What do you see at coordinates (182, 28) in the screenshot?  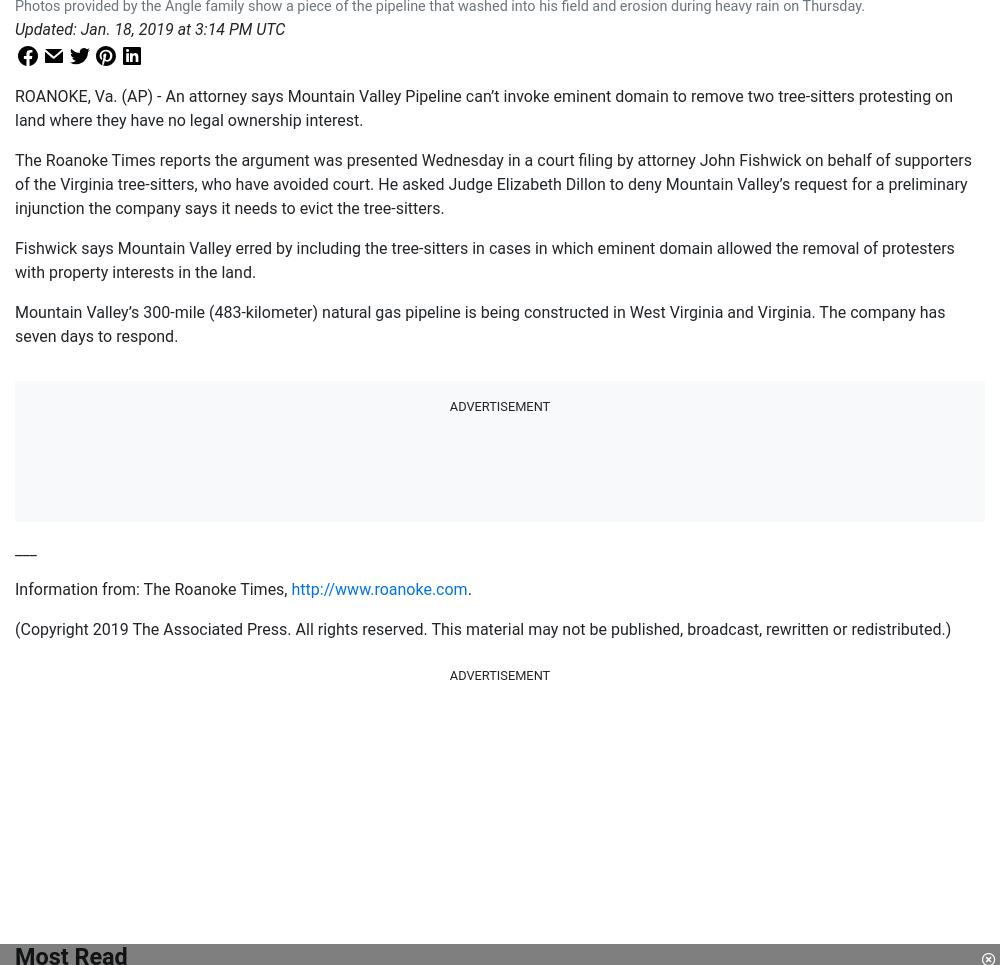 I see `'Jan. 18, 2019 at 3:14 PM UTC'` at bounding box center [182, 28].